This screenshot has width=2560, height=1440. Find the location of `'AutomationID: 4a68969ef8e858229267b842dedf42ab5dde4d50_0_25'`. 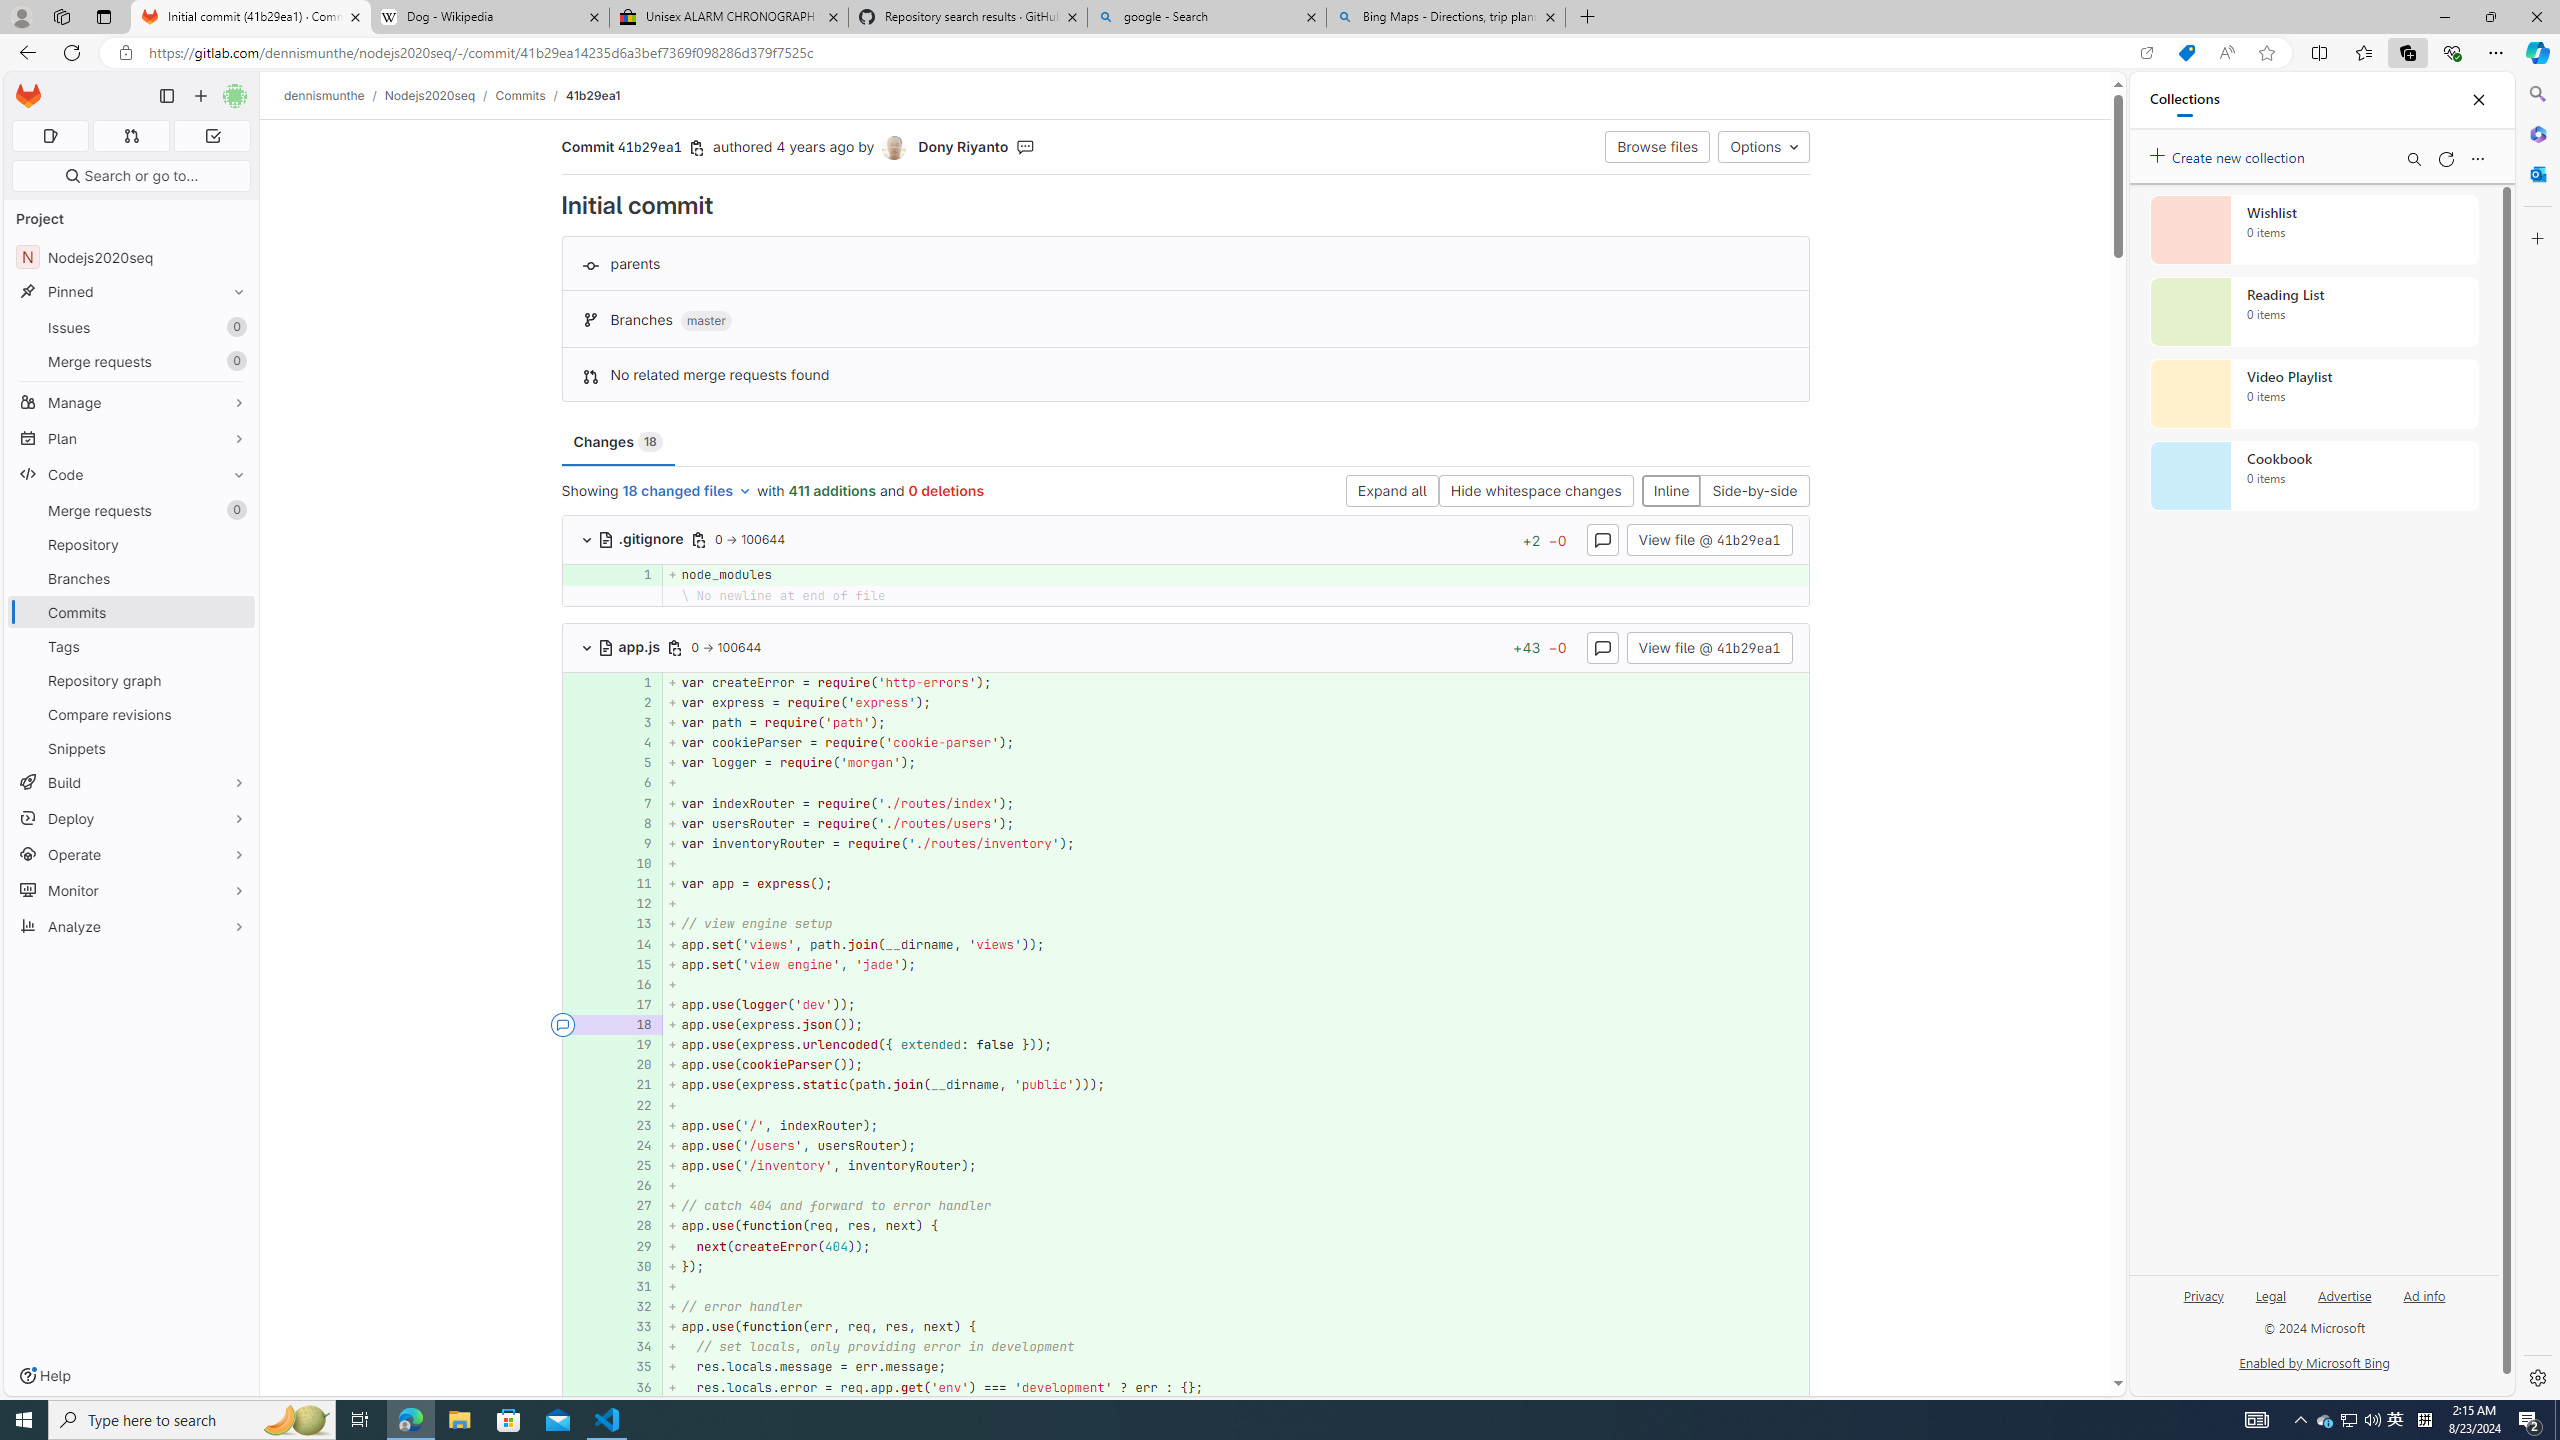

'AutomationID: 4a68969ef8e858229267b842dedf42ab5dde4d50_0_25' is located at coordinates (1186, 1165).